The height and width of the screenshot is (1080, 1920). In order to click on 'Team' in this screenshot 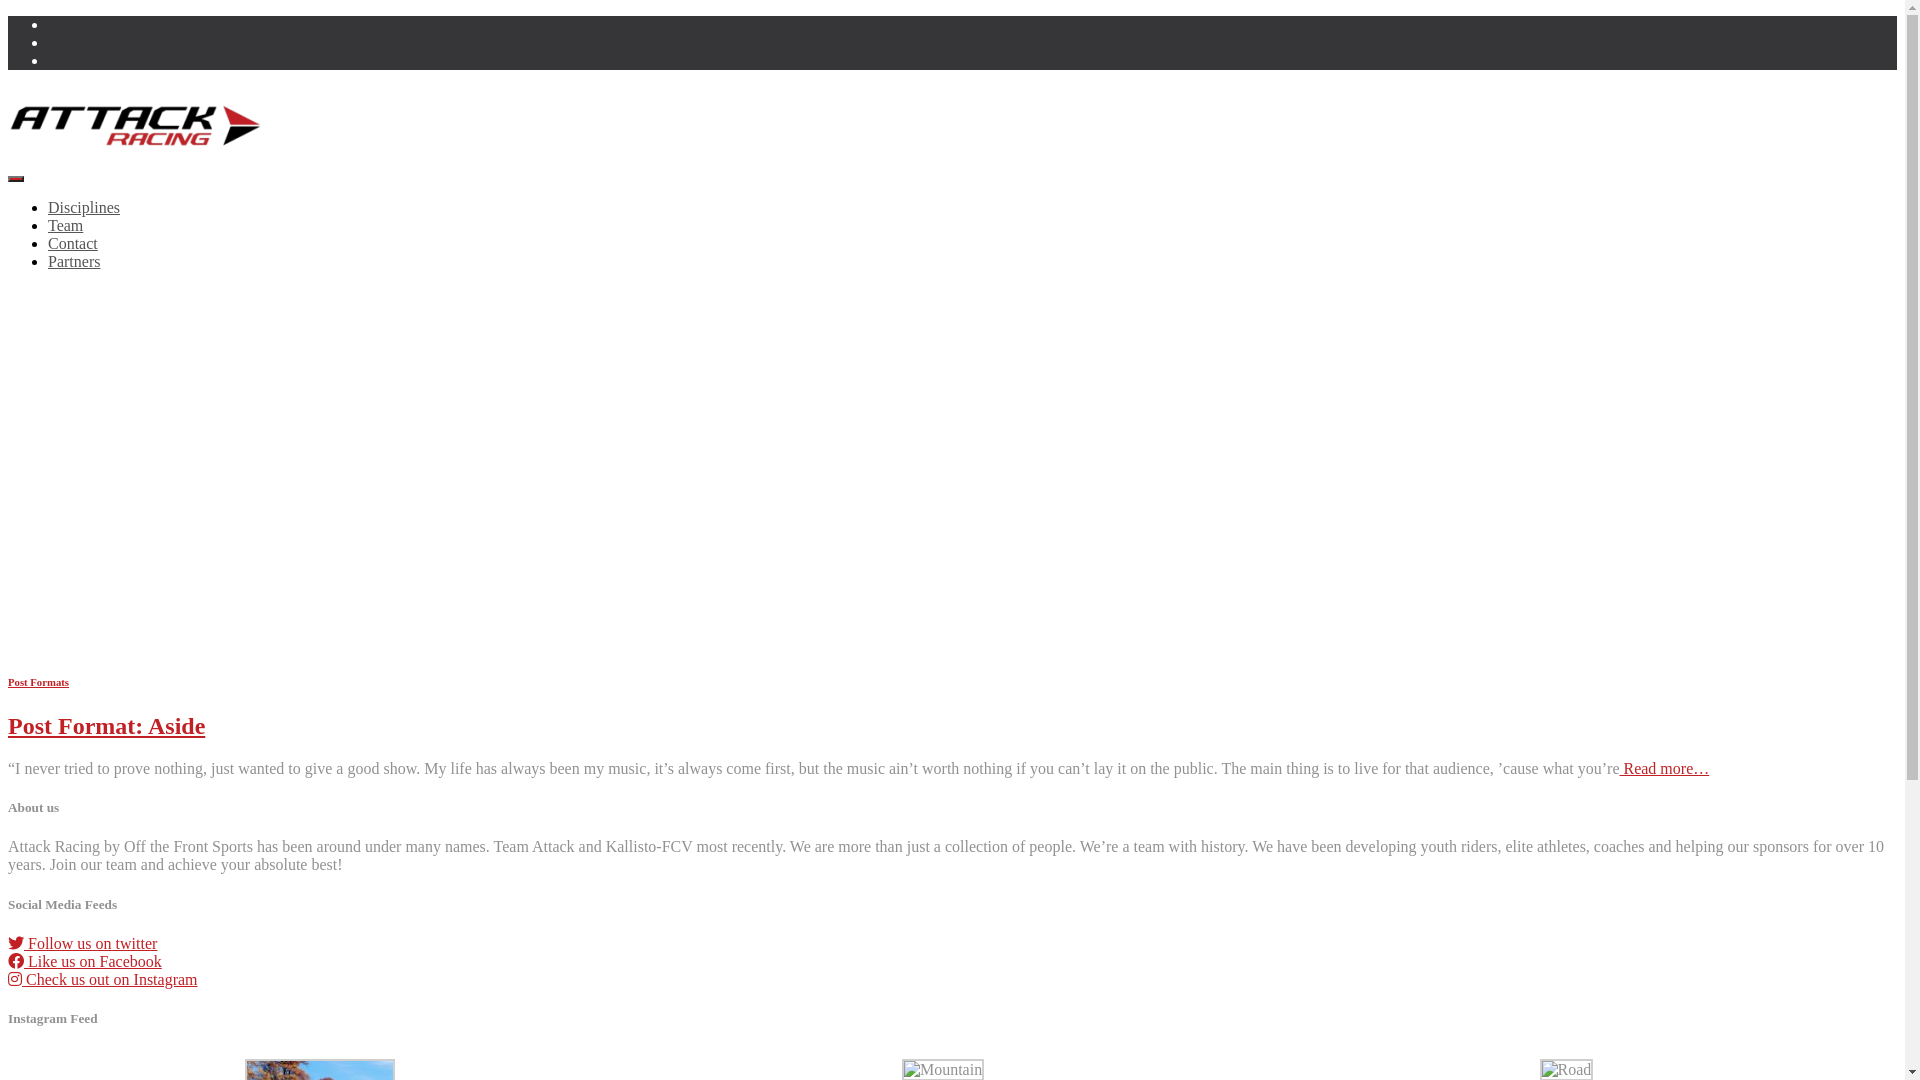, I will do `click(65, 225)`.